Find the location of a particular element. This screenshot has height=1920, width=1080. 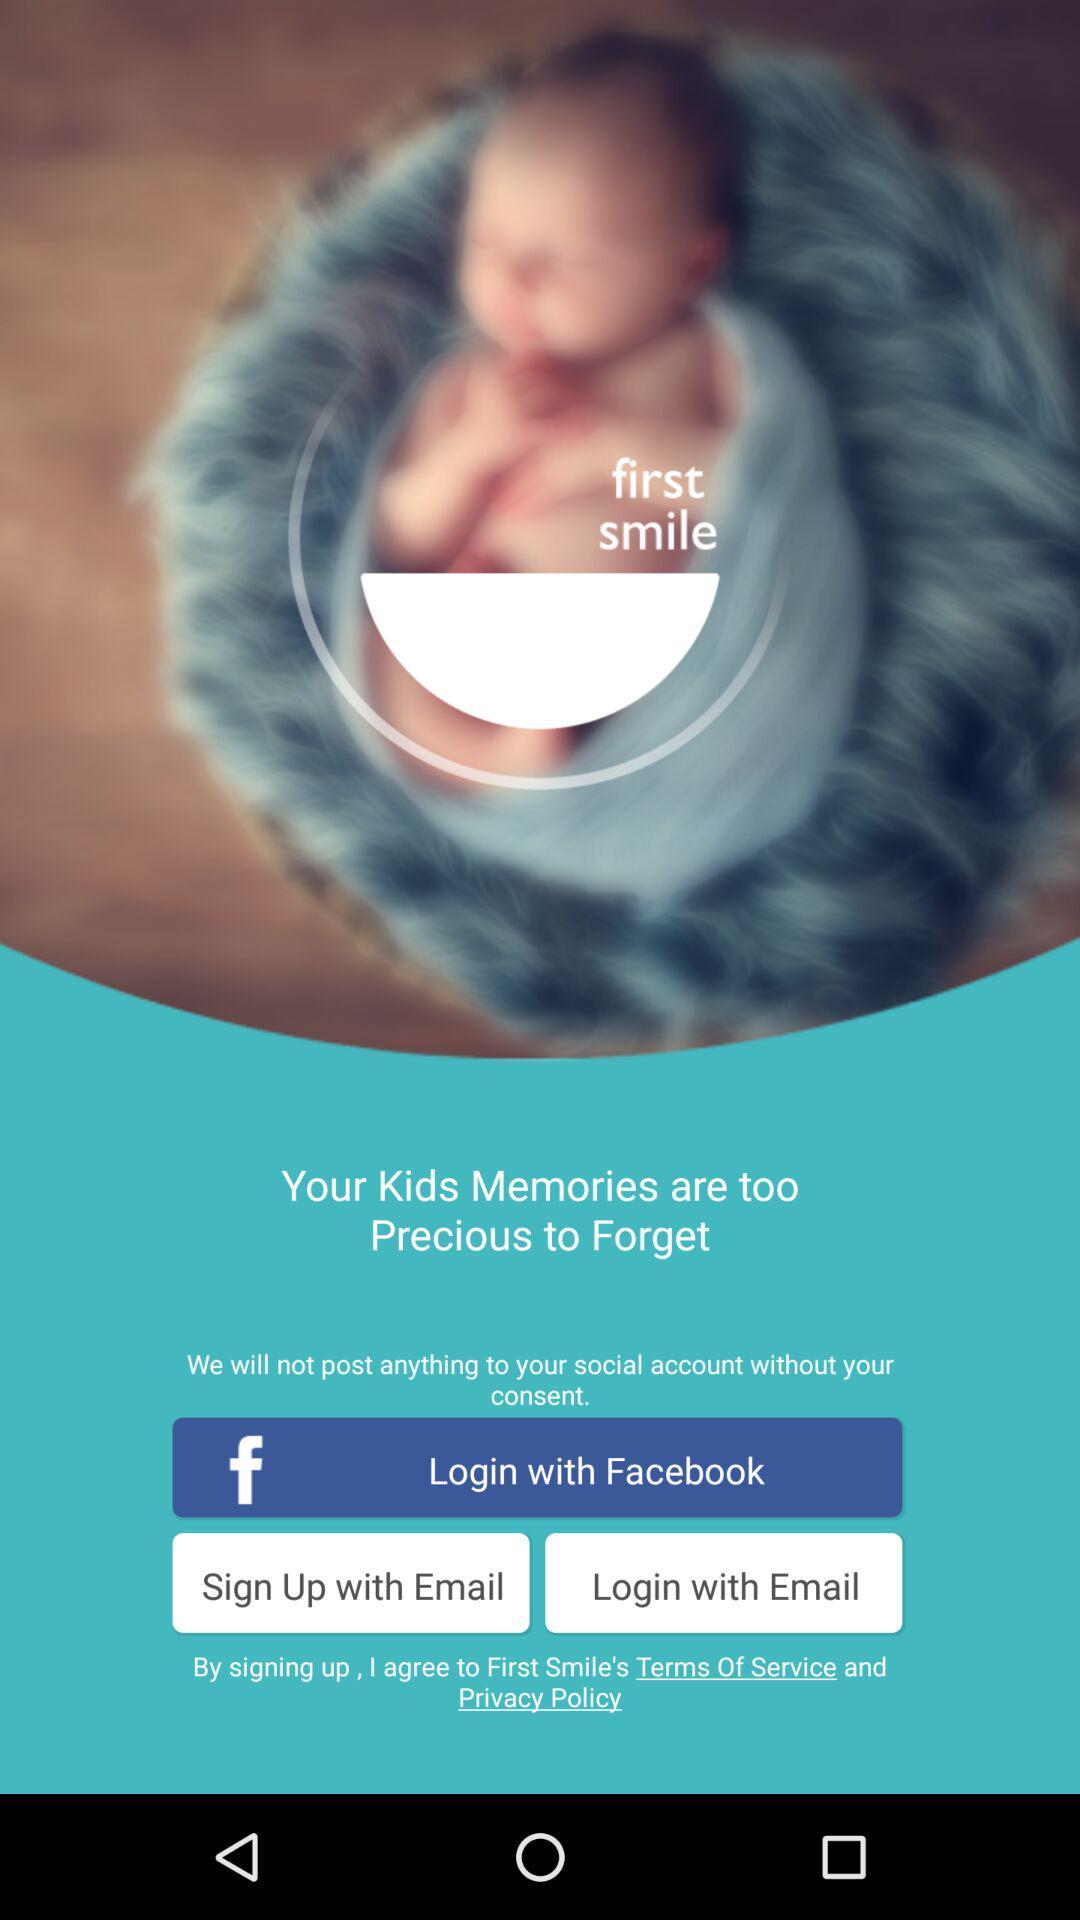

the button below the sign up with is located at coordinates (540, 1680).